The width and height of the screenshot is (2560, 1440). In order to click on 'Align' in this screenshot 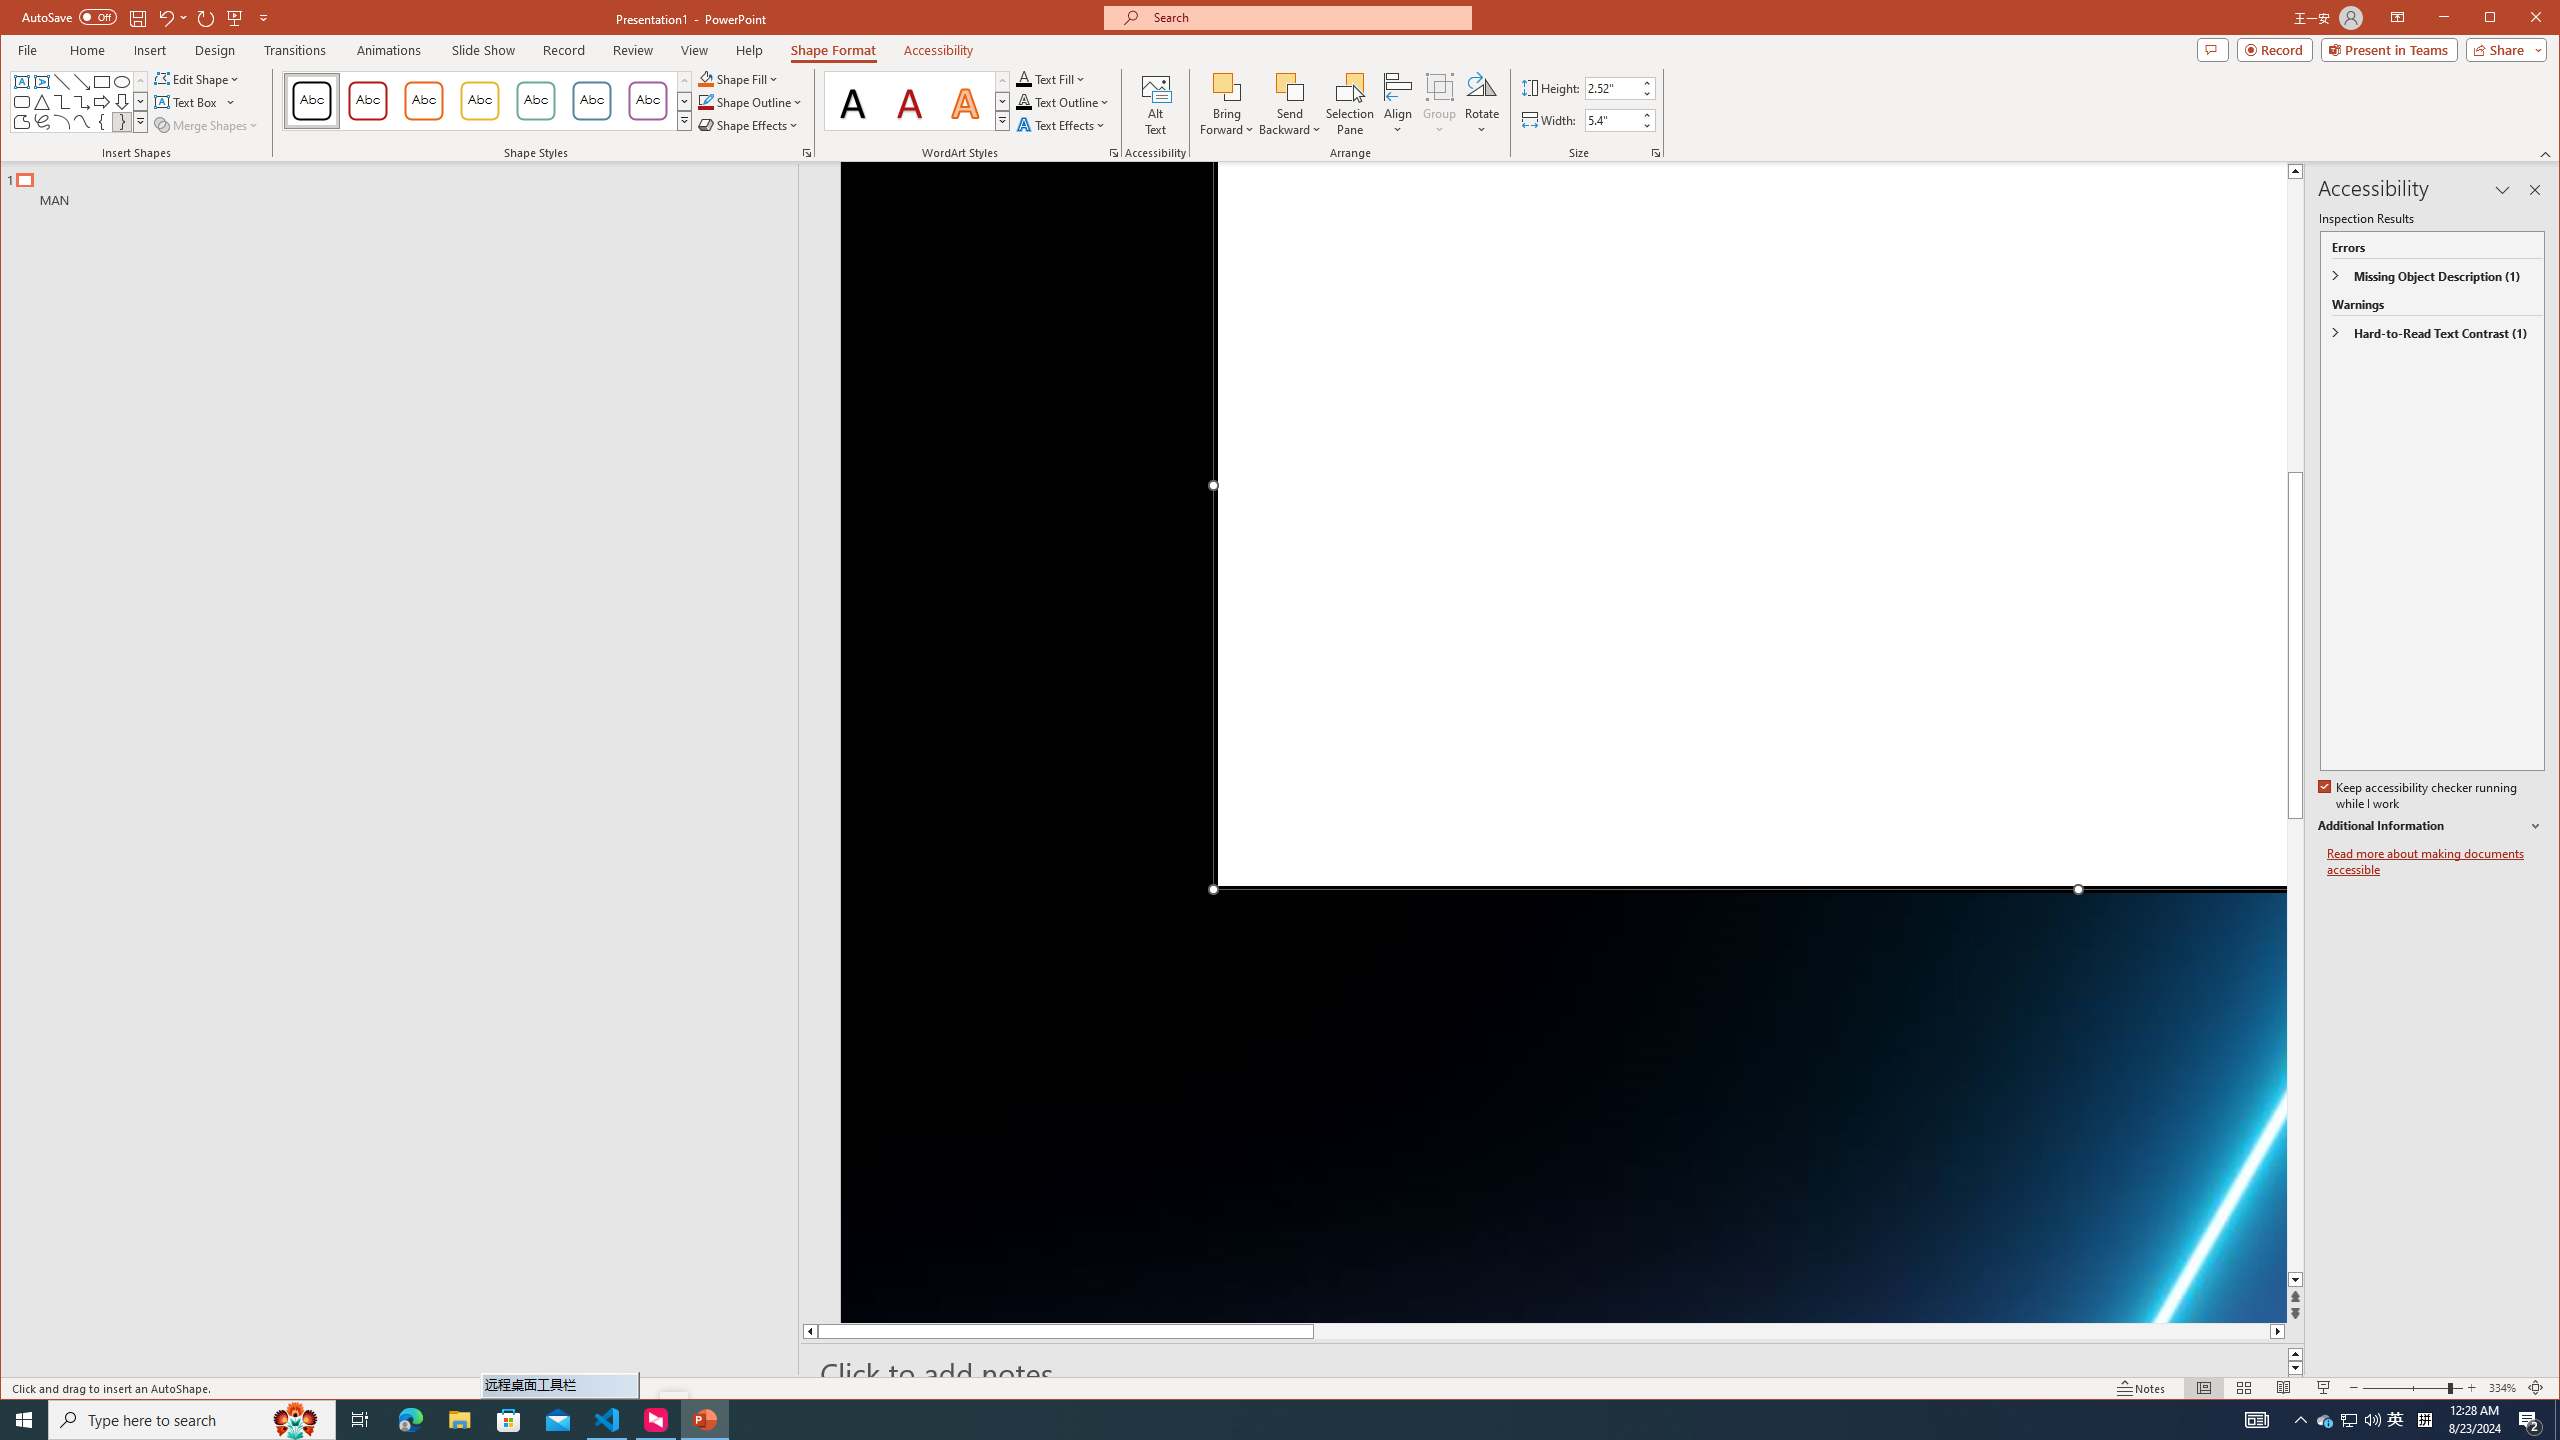, I will do `click(1397, 103)`.